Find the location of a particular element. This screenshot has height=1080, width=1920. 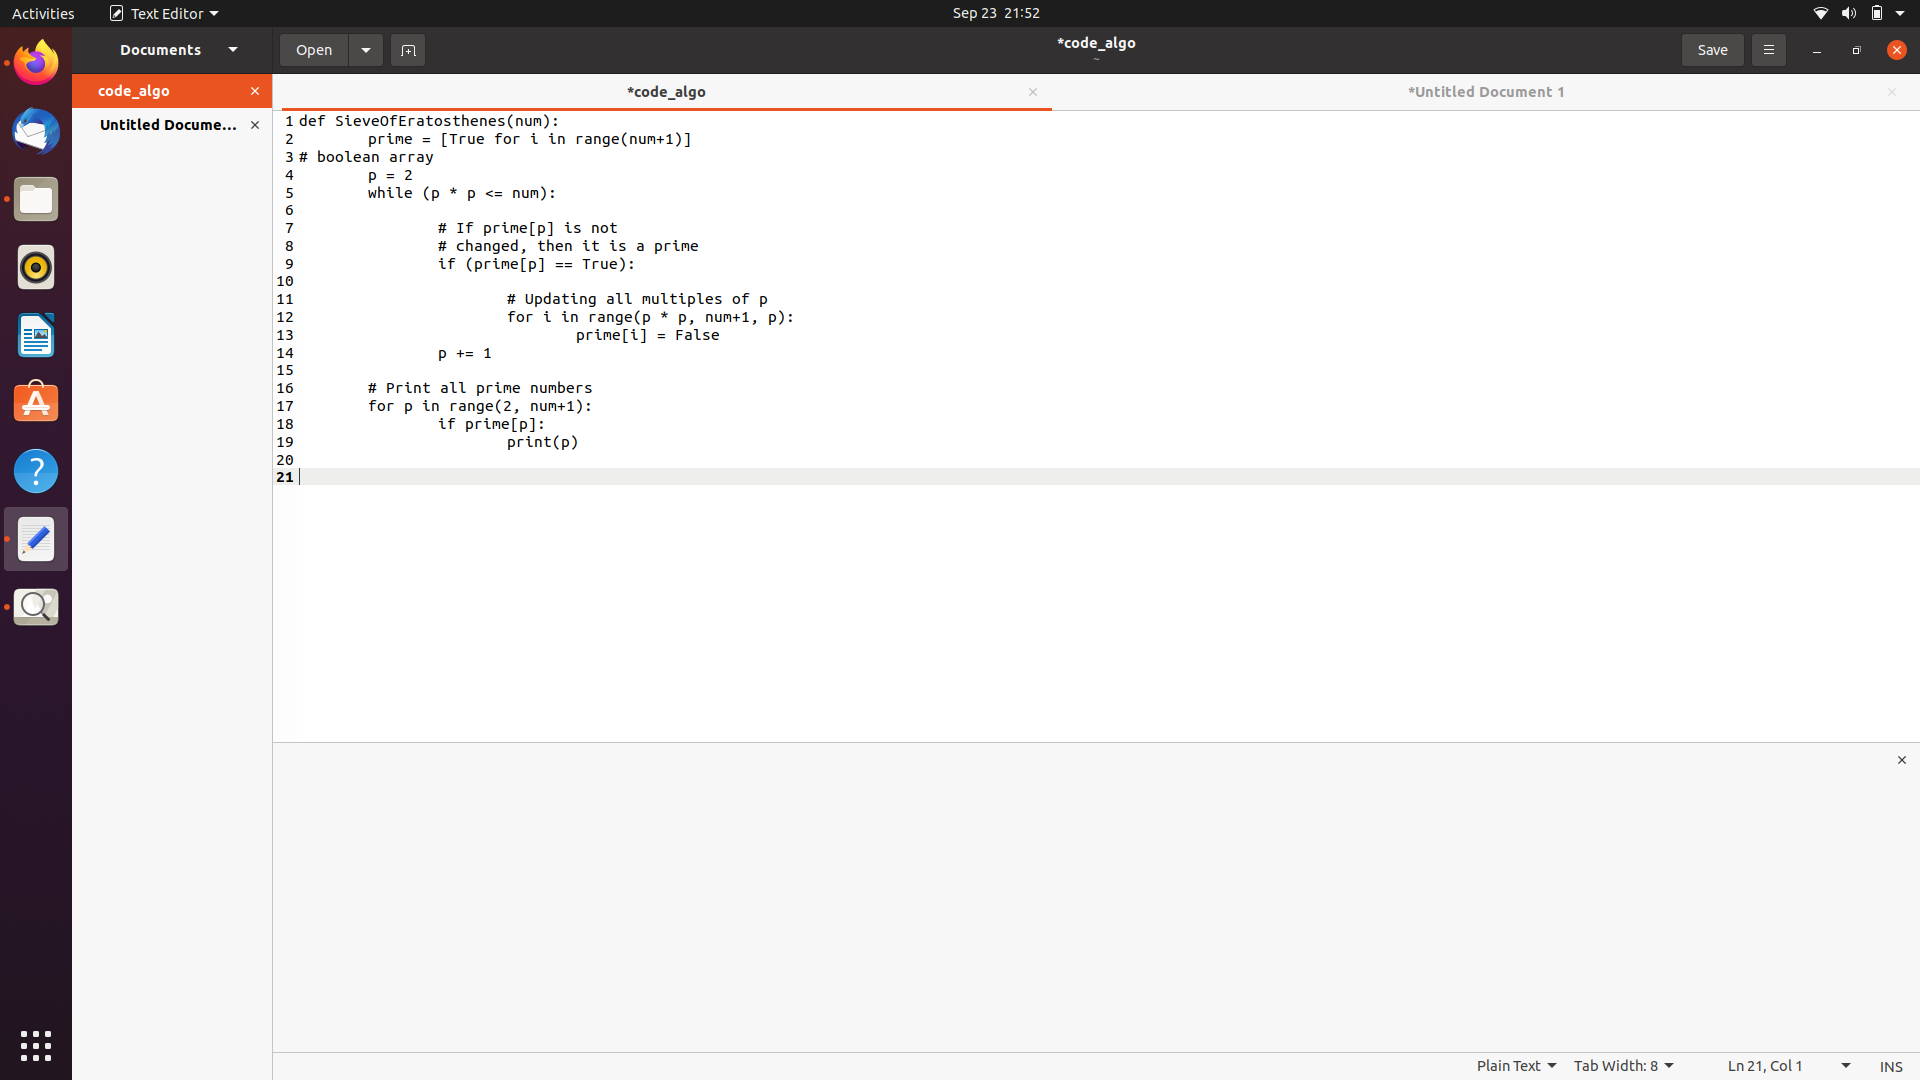

Mimic the information in code_algo document and input it into an new document by pressing Ctrl+A, Ctrl+C, and Ctrl+V consecutively is located at coordinates (383, 157).